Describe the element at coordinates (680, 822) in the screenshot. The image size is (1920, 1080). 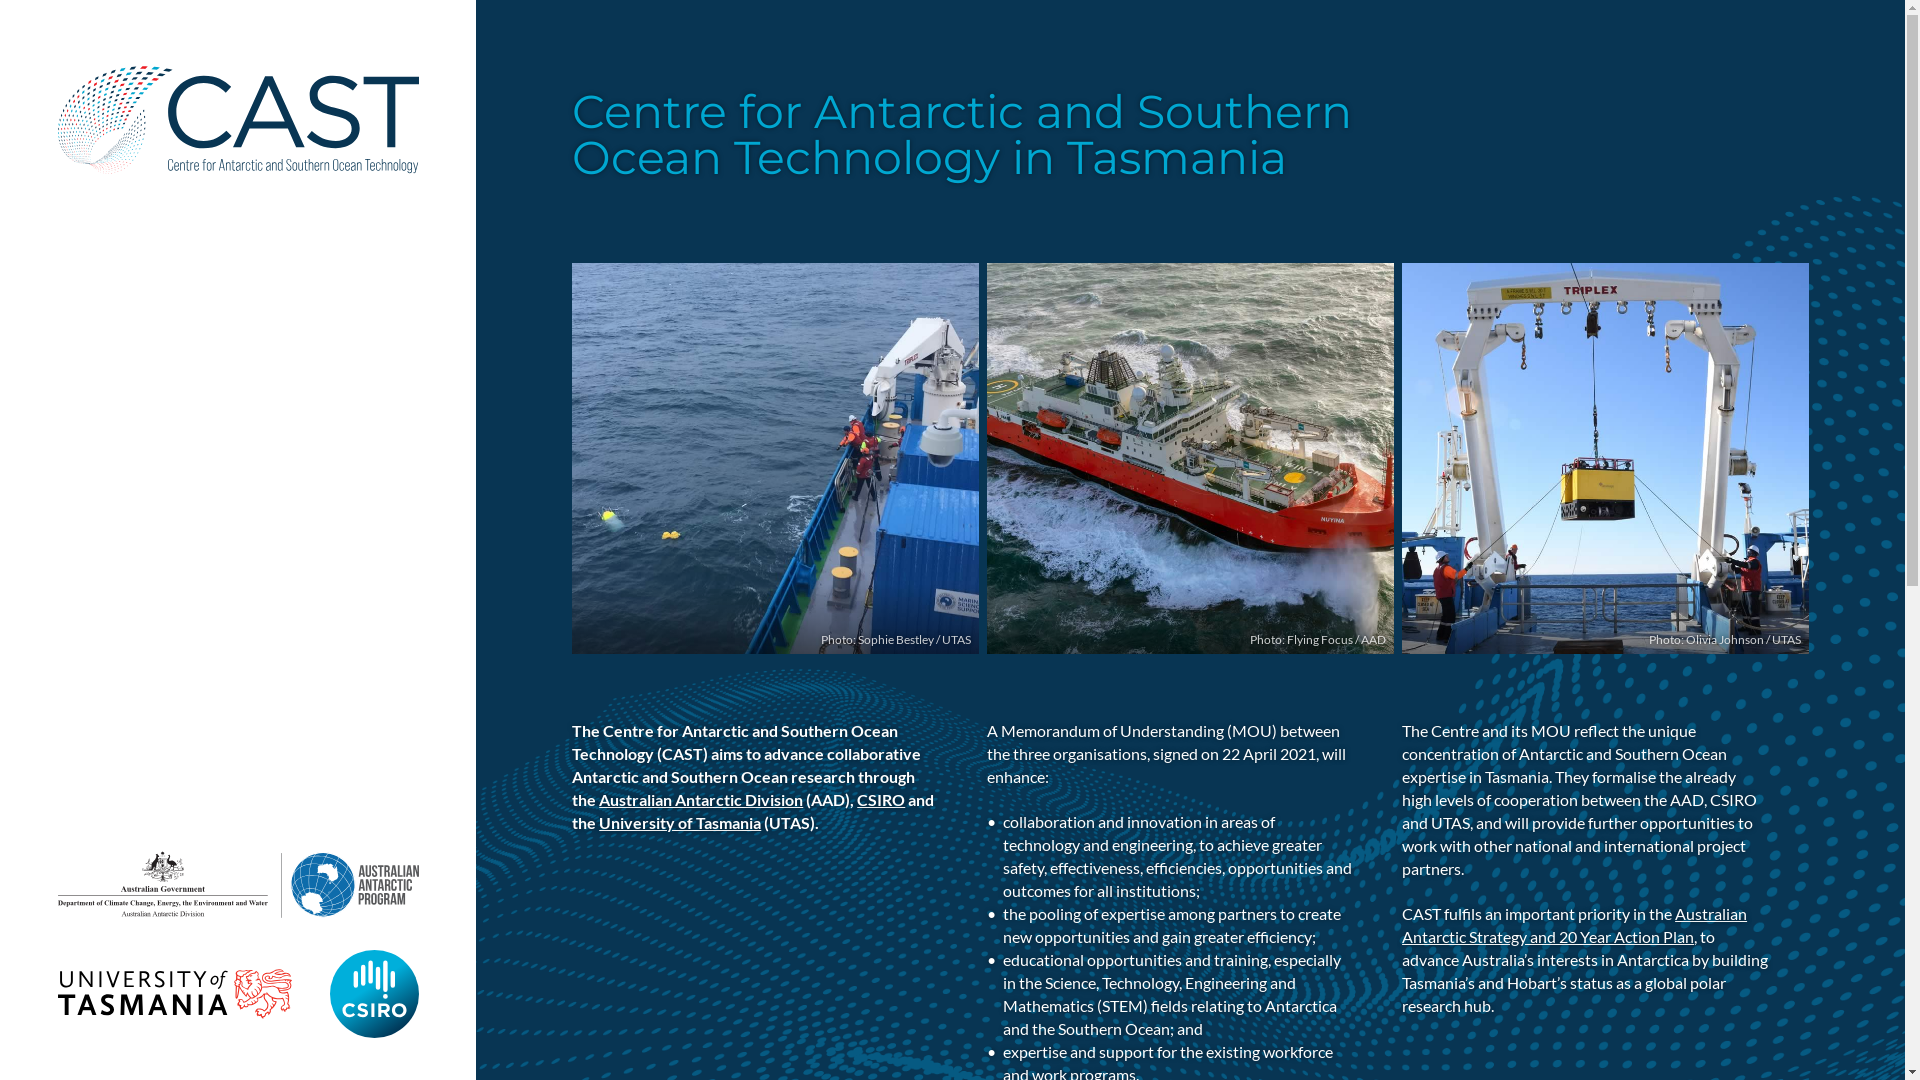
I see `'University of Tasmania'` at that location.